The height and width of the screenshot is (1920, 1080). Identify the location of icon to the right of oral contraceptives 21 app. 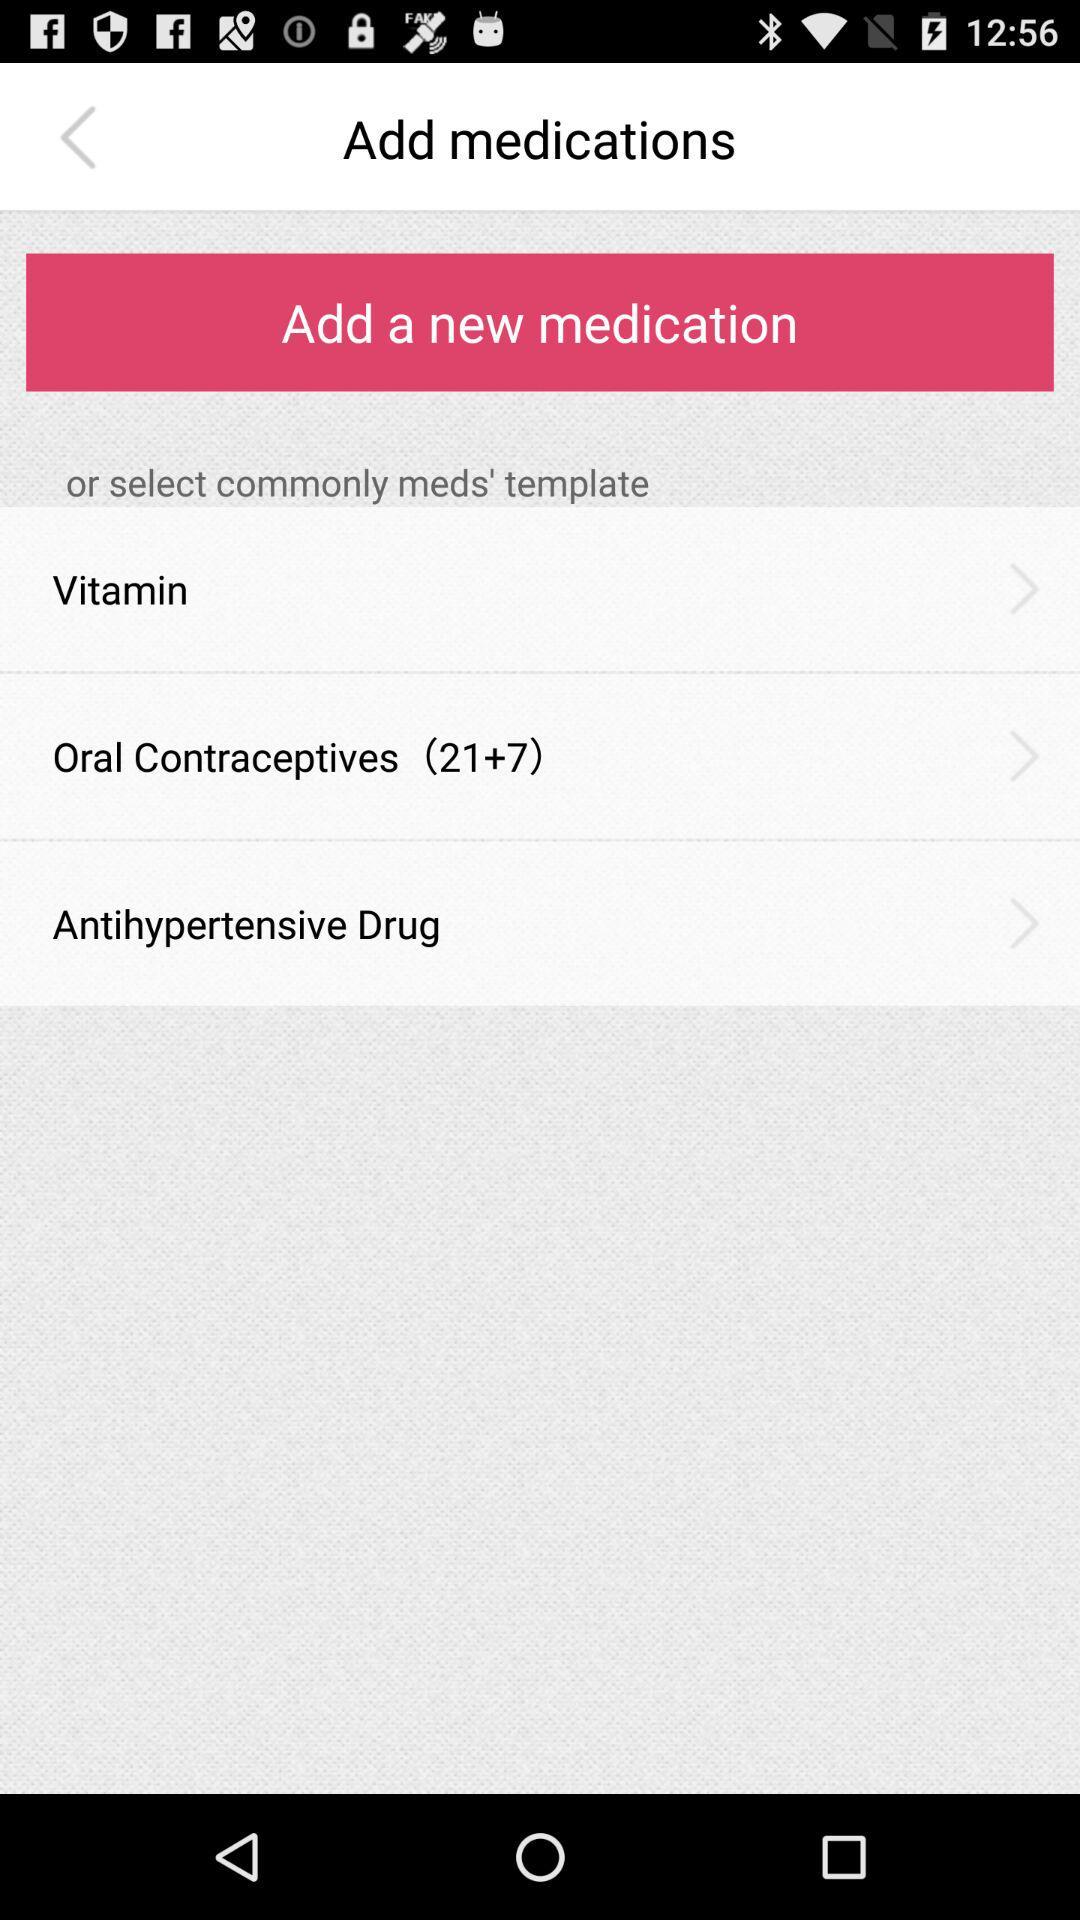
(1024, 754).